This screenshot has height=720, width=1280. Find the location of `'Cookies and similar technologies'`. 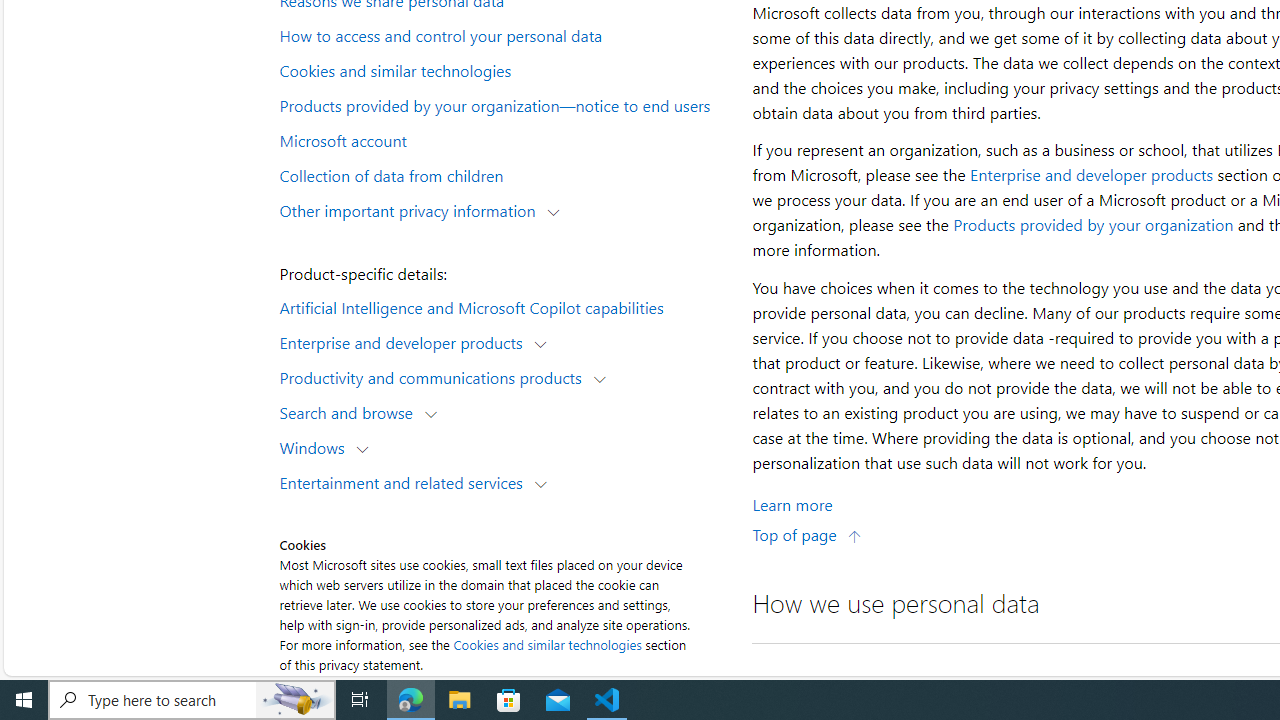

'Cookies and similar technologies' is located at coordinates (547, 644).